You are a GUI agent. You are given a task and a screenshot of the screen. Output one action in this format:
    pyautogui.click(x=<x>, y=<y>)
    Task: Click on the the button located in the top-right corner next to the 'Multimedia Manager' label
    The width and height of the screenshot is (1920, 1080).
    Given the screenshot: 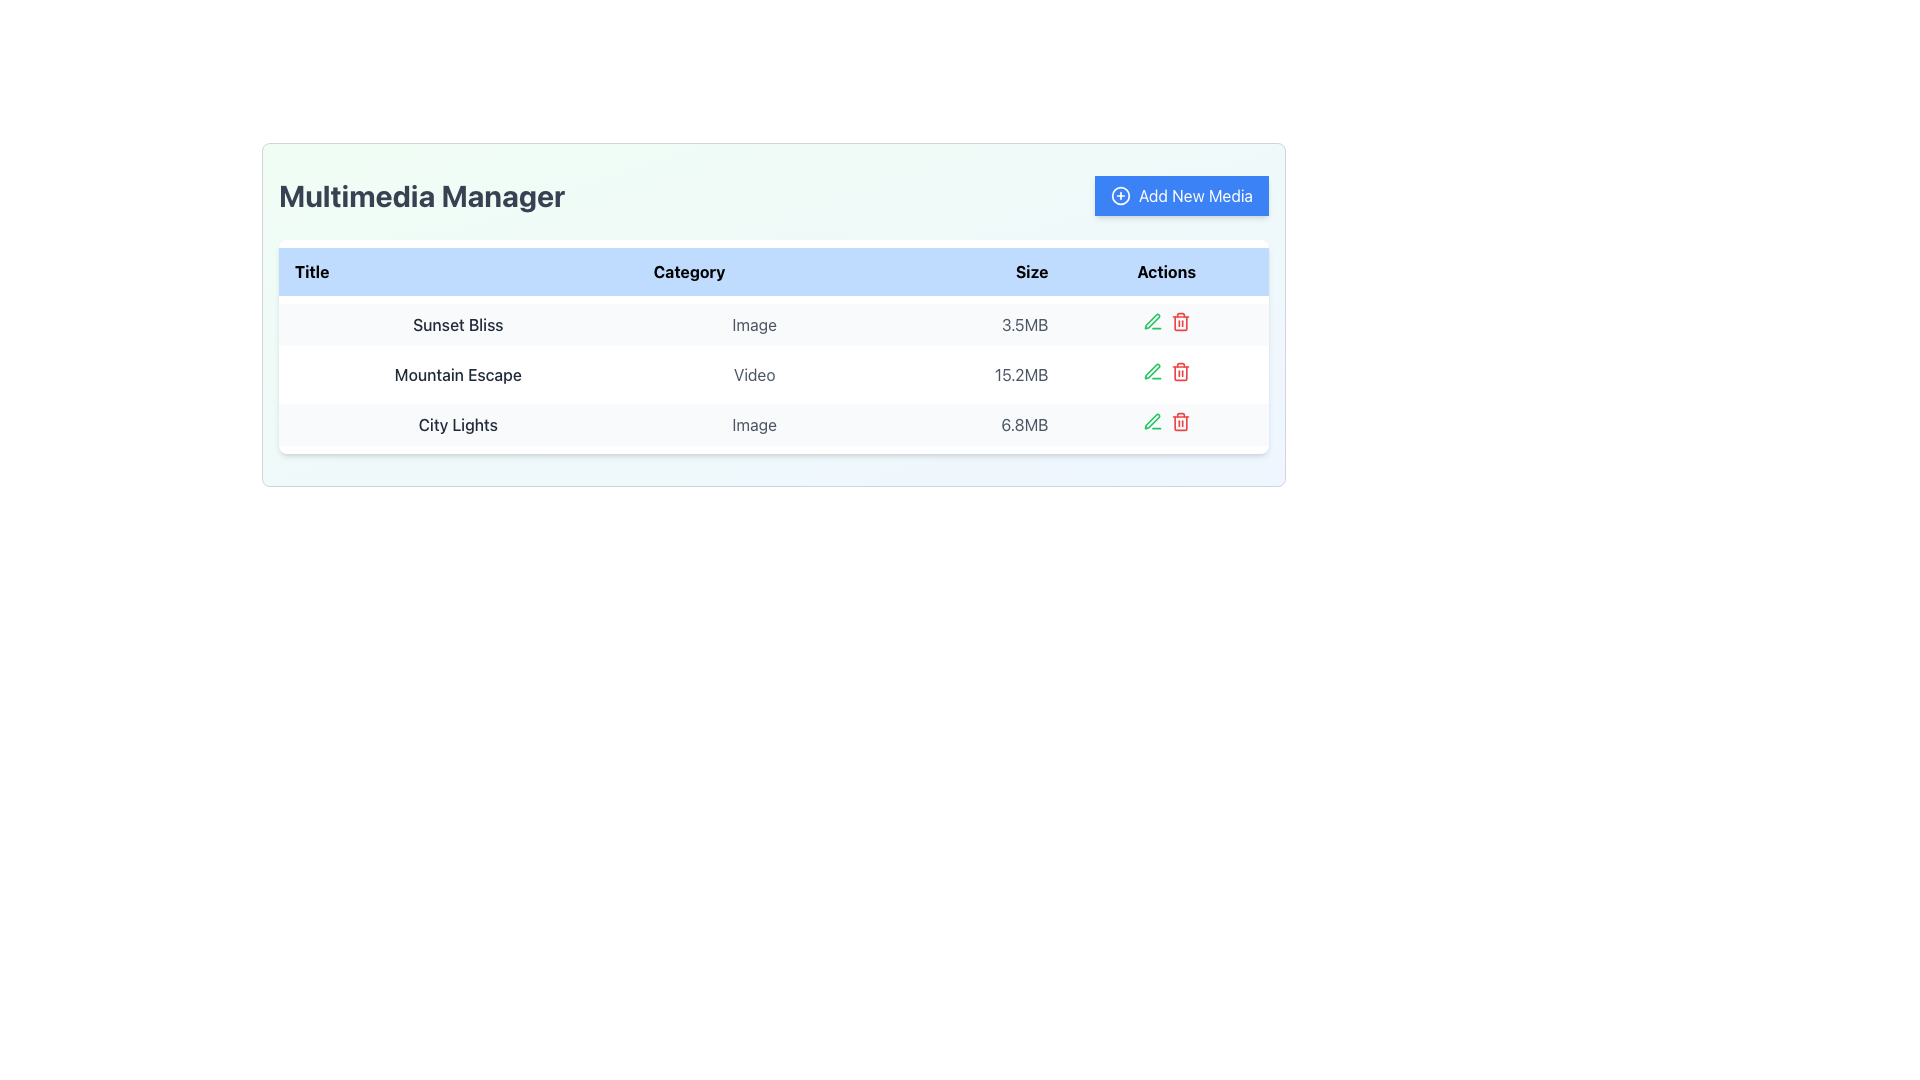 What is the action you would take?
    pyautogui.click(x=1181, y=196)
    